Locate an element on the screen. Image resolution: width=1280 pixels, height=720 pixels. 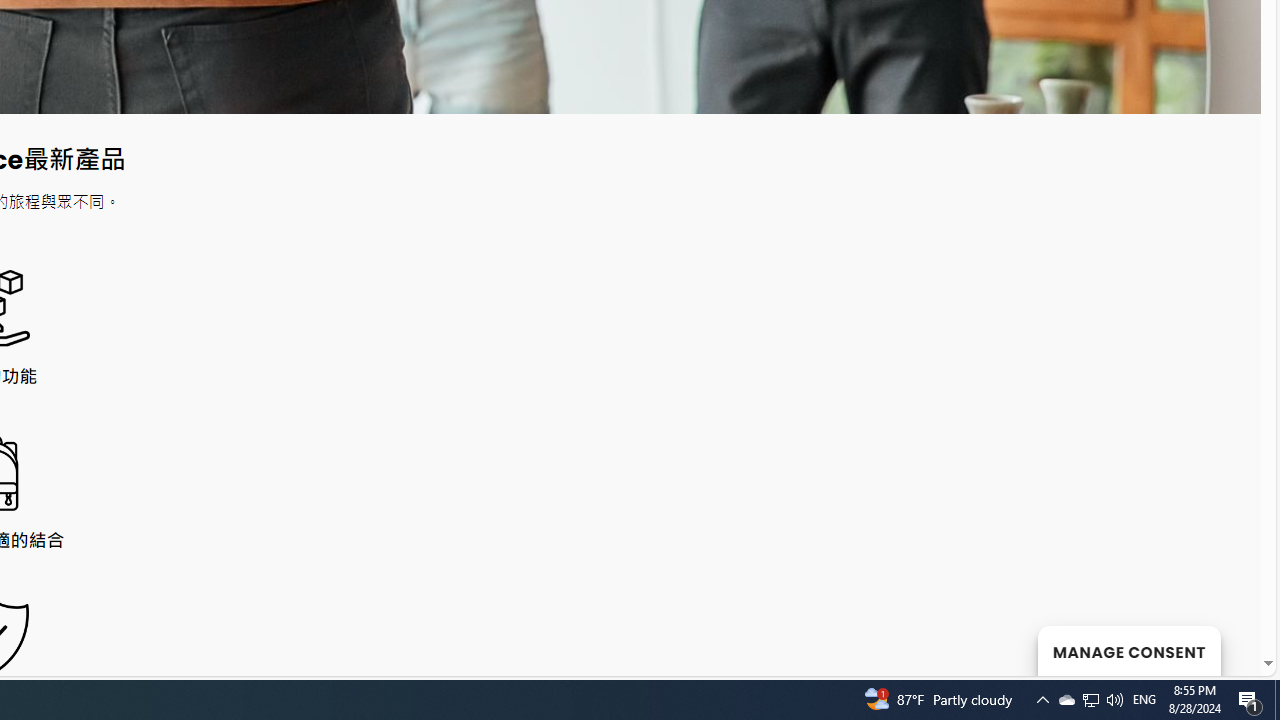
'MANAGE CONSENT' is located at coordinates (1128, 650).